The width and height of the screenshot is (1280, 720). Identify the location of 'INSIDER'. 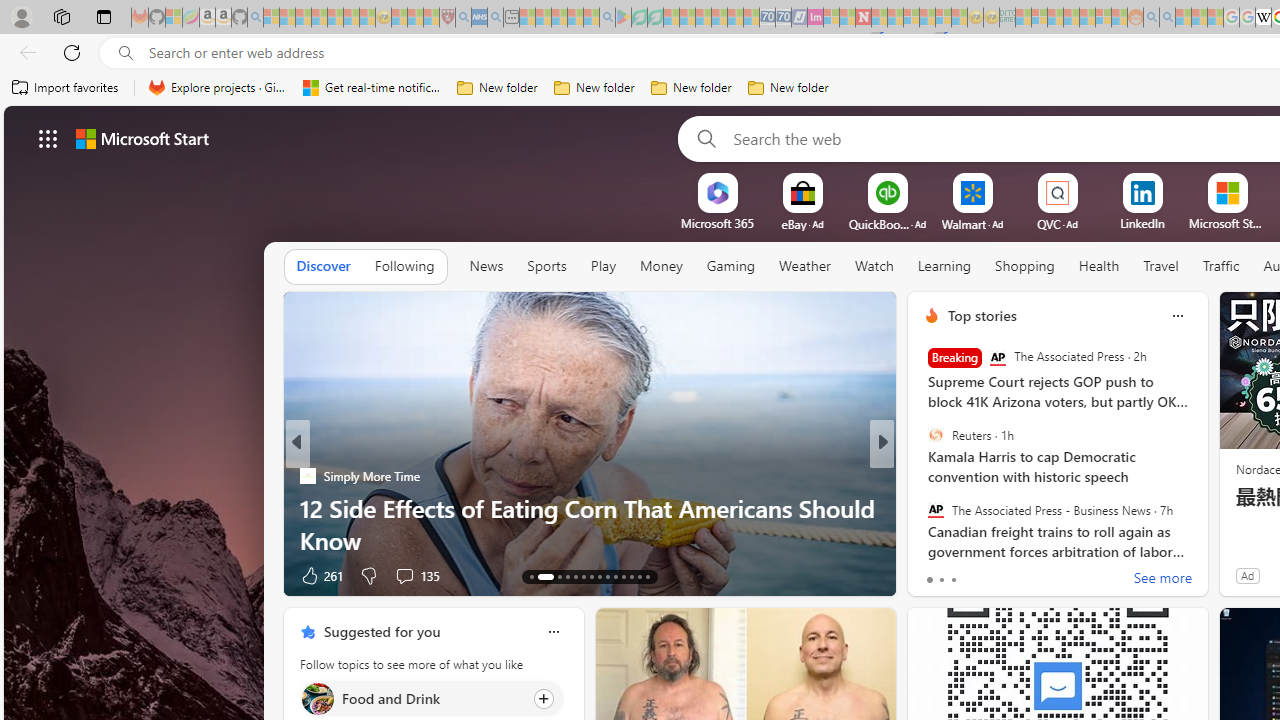
(922, 475).